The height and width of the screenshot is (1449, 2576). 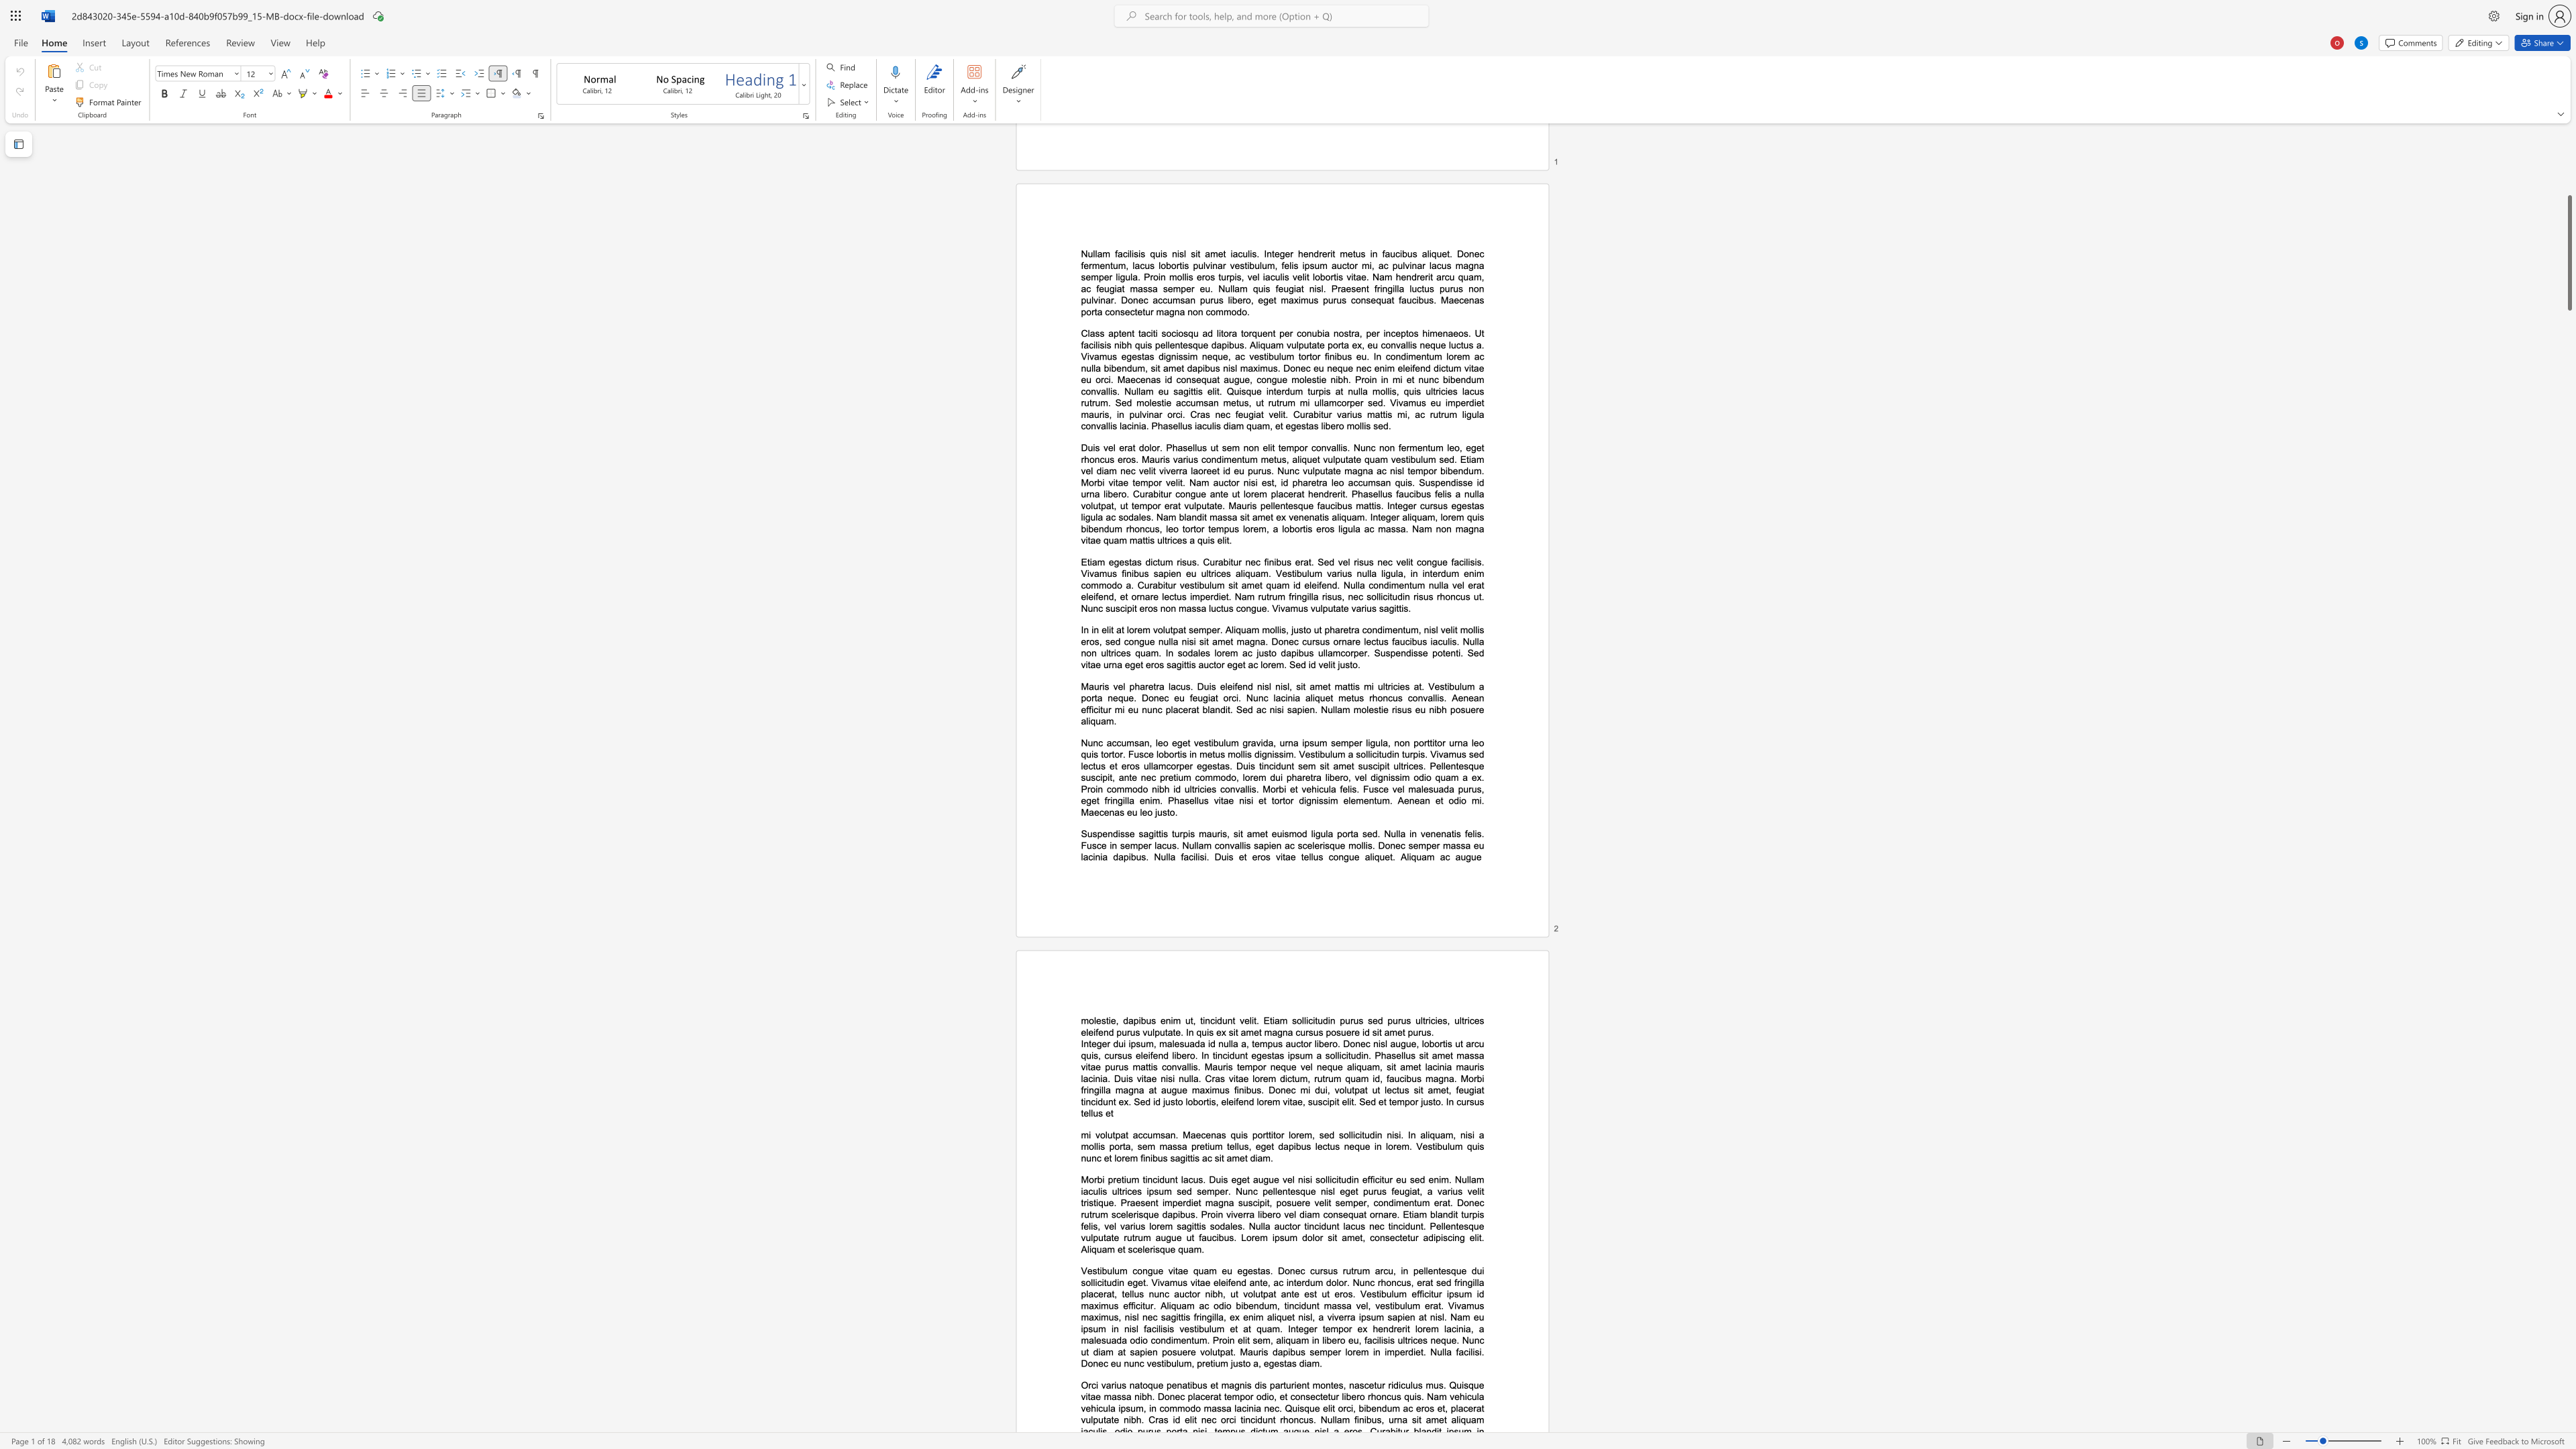 What do you see at coordinates (1268, 1362) in the screenshot?
I see `the subset text "gestas diam" within the text "Vestibulum congue vitae quam eu egestas. Donec cursus rutrum arcu, in pellentesque dui sollicitudin eget. Vivamus vitae eleifend ante, ac interdum dolor. Nunc rhoncus, erat sed fringilla placerat, tellus nunc auctor nibh, ut volutpat ante est ut eros. Vestibulum efficitur ipsum id maximus efficitur. Aliquam ac odio bibendum, tincidunt massa vel, vestibulum erat. Vivamus maximus, nisl nec sagittis fringilla, ex enim aliquet nisl, a viverra ipsum sapien at nisl. Nam eu ipsum in nisl facilisis vestibulum et at quam. Integer tempor ex hendrerit lorem lacinia, a malesuada odio condimentum. Proin elit sem, aliquam in libero eu, facilisis ultrices neque. Nunc ut diam at sapien posuere volutpat. Mauris dapibus semper lorem in imperdiet. Nulla facilisi. Donec eu nunc vestibulum, pretium justo a, egestas diam."` at bounding box center [1268, 1362].